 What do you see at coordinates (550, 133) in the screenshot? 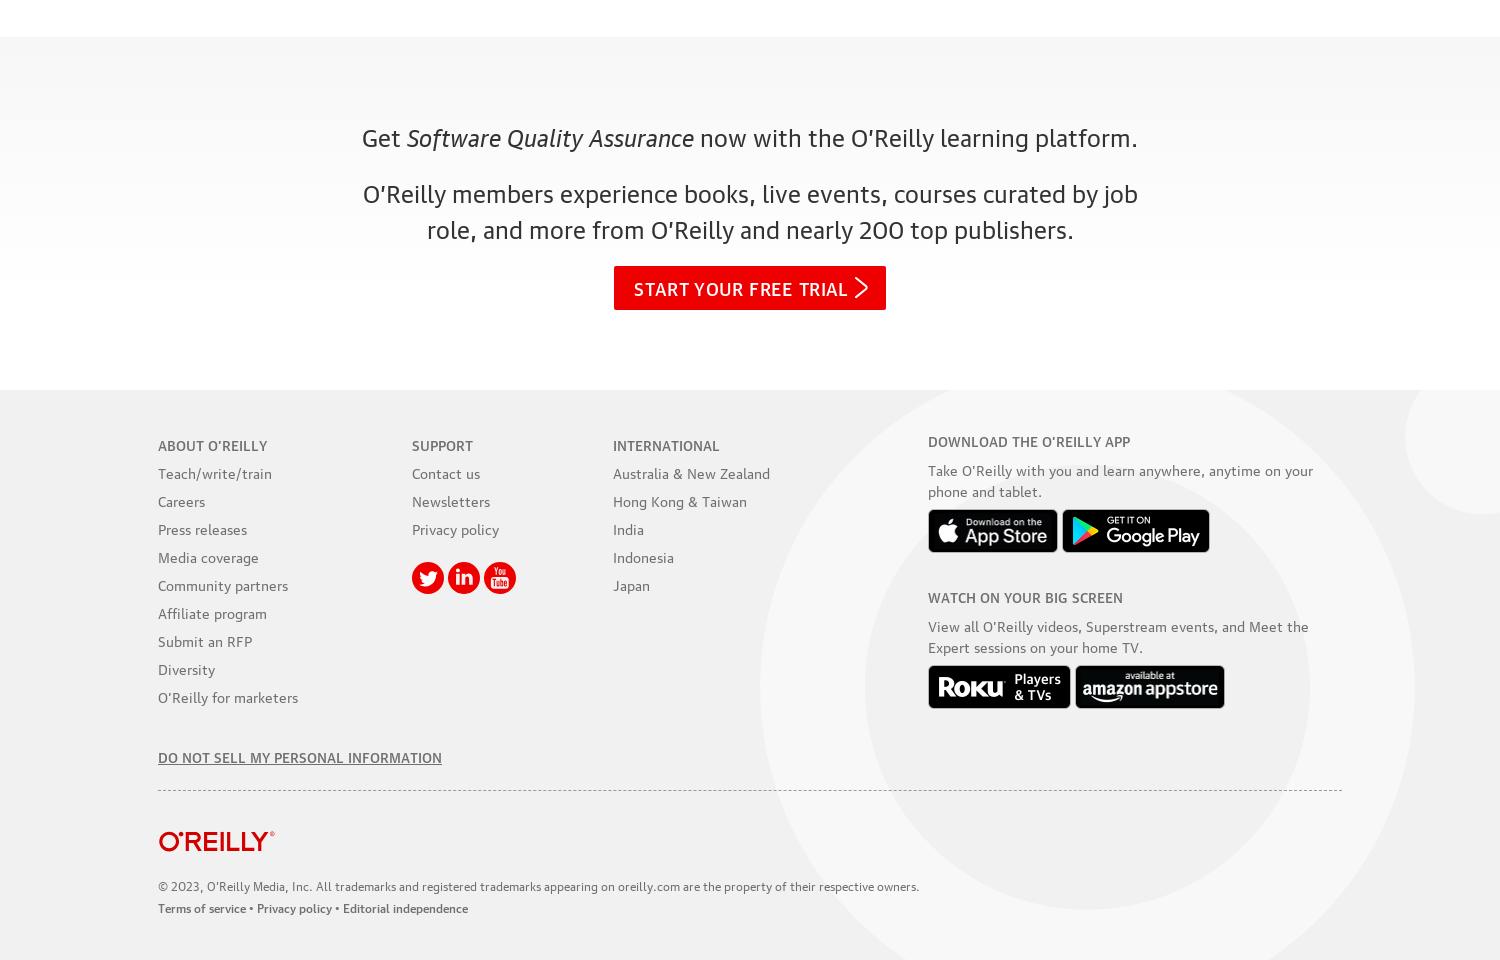
I see `'Software Quality Assurance'` at bounding box center [550, 133].